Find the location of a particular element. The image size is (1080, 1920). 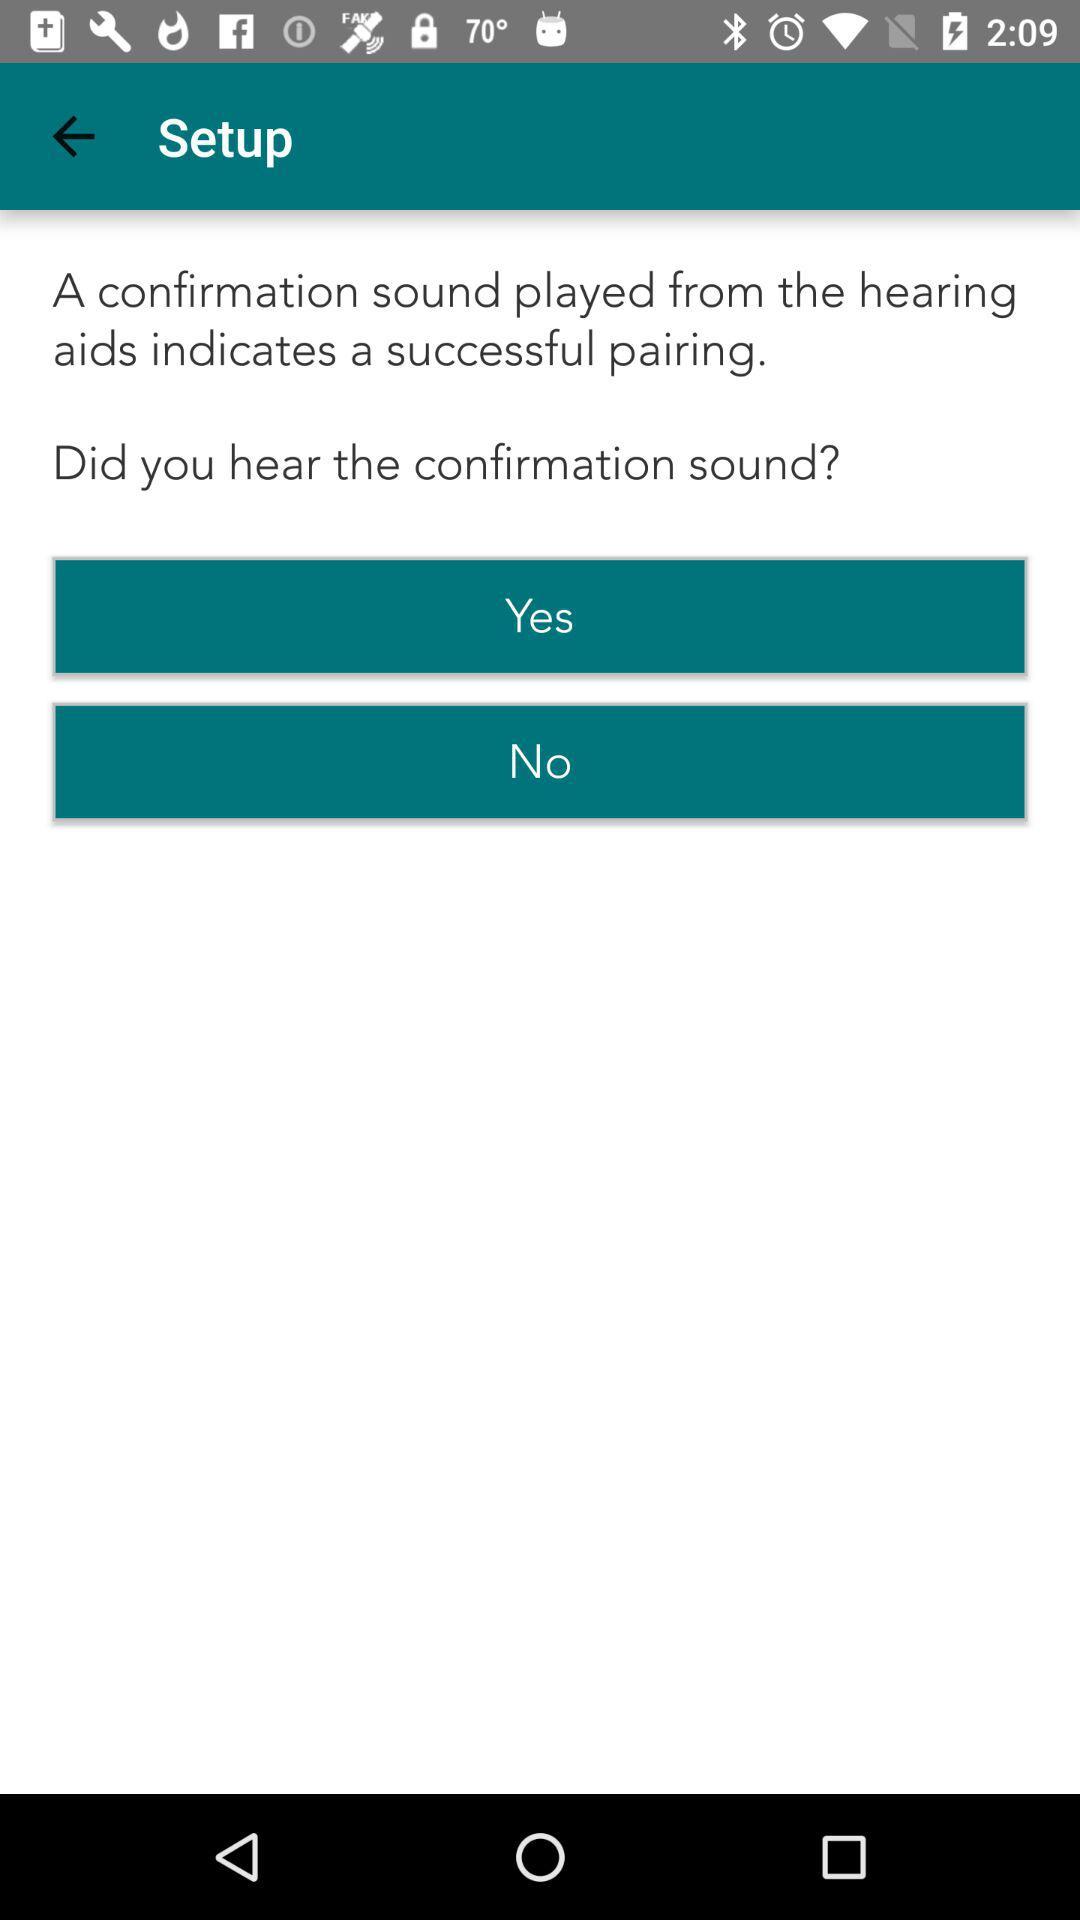

the yes item is located at coordinates (540, 615).